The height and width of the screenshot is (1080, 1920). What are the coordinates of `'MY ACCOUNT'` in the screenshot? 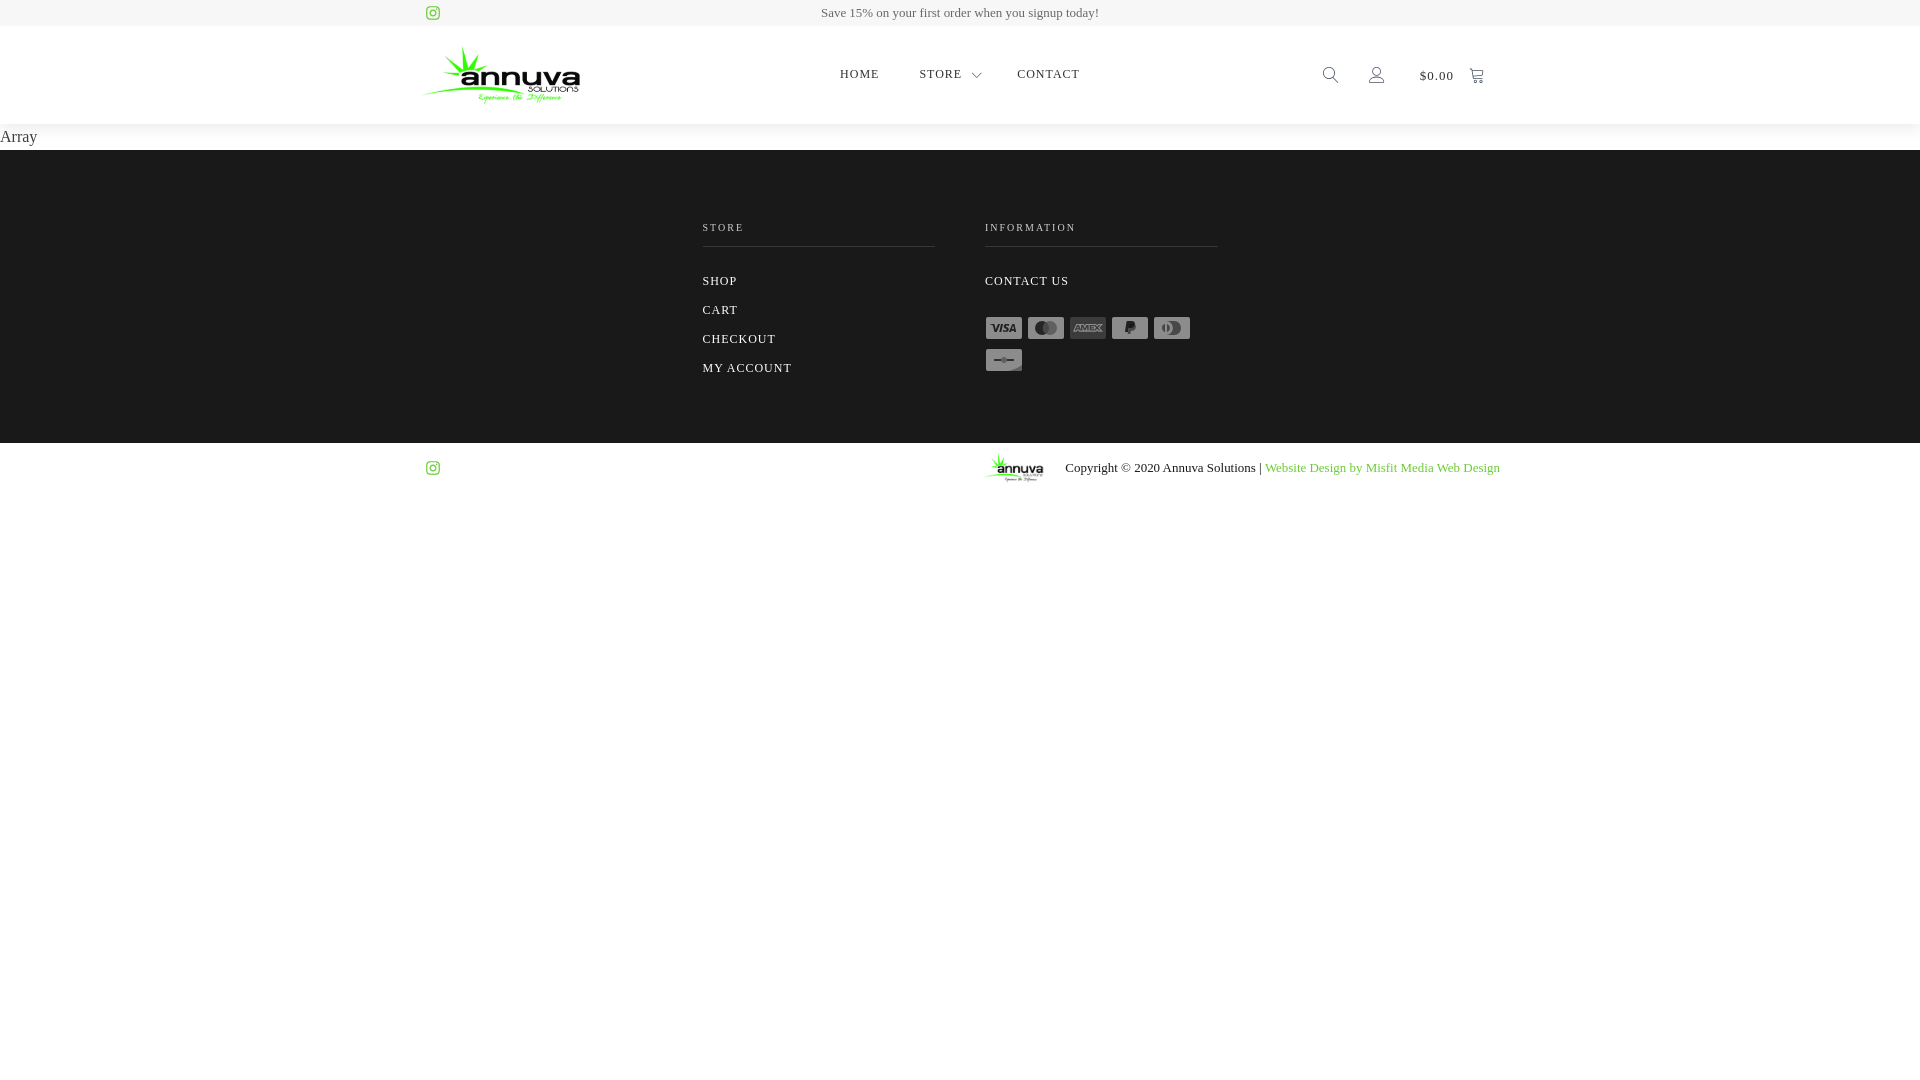 It's located at (701, 368).